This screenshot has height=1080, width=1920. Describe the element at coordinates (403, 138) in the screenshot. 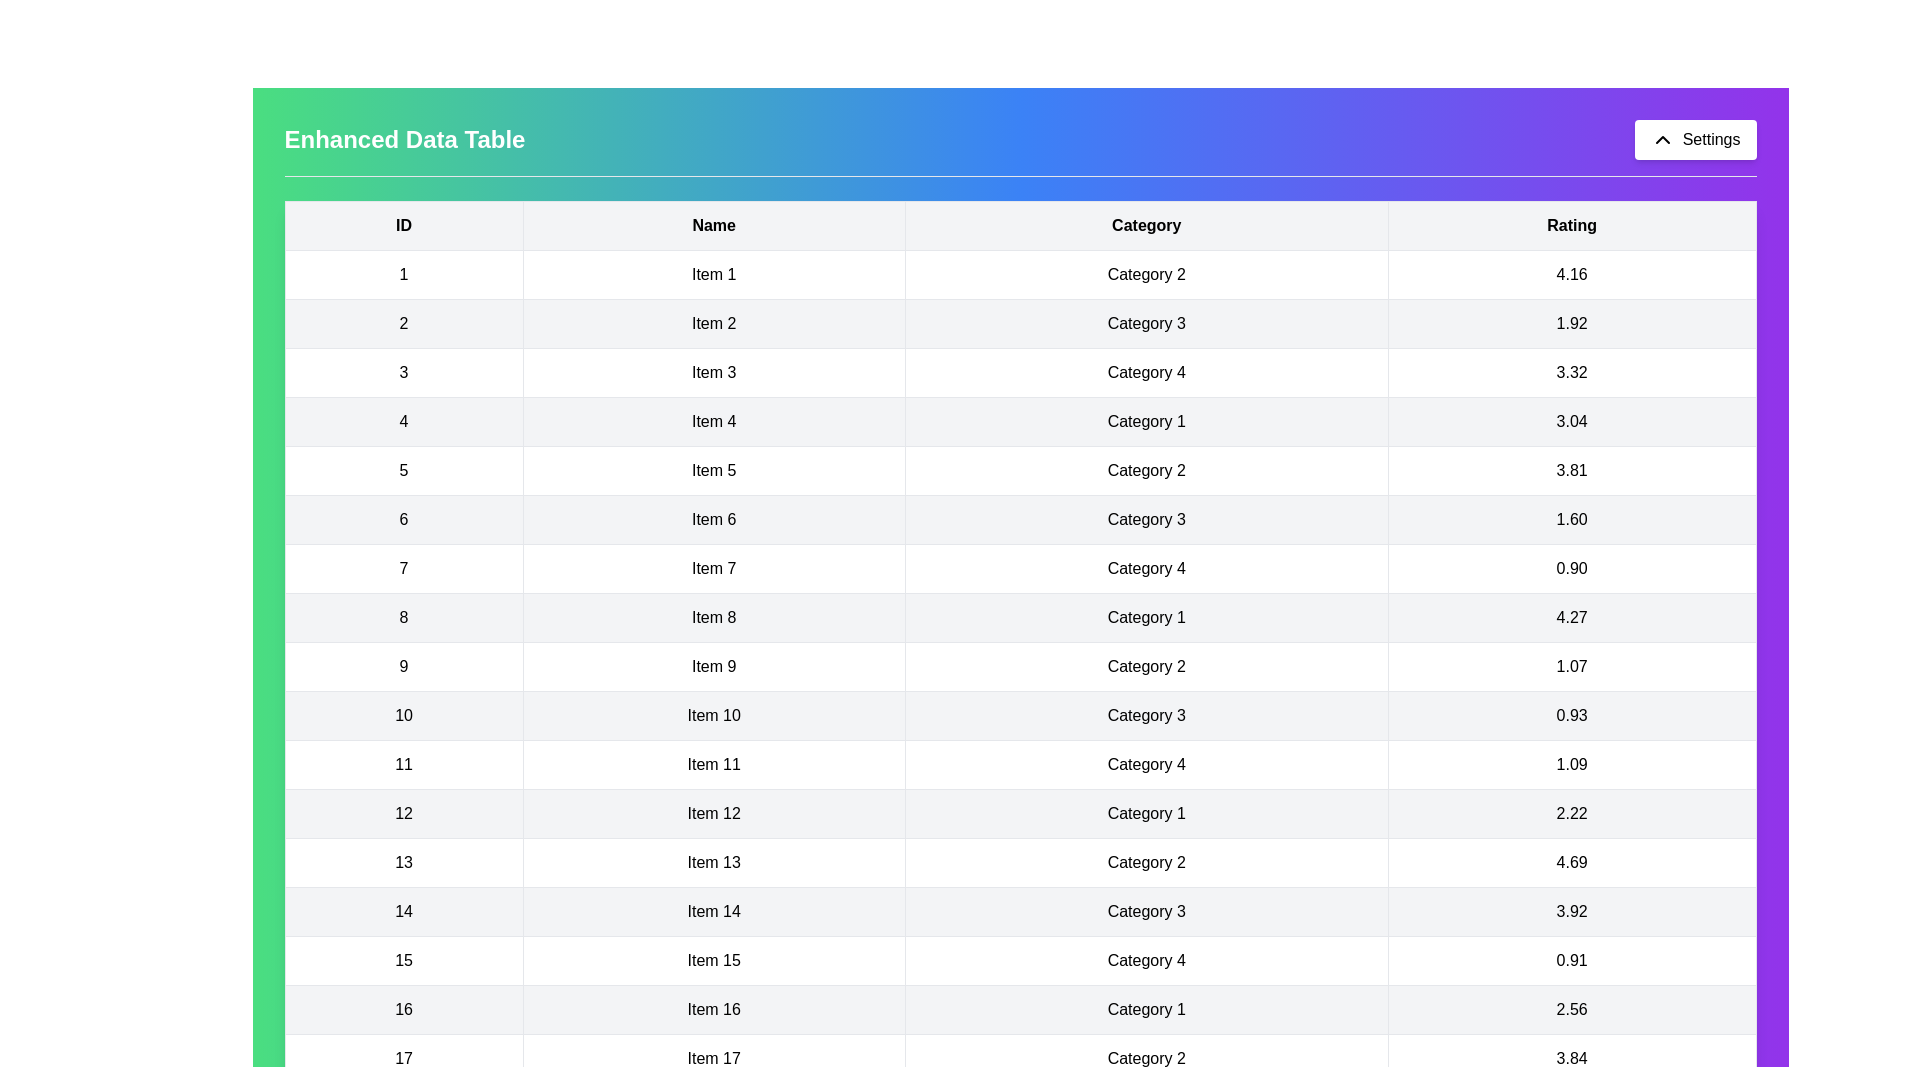

I see `the title text 'Enhanced Data Table' displayed at the top of the component` at that location.